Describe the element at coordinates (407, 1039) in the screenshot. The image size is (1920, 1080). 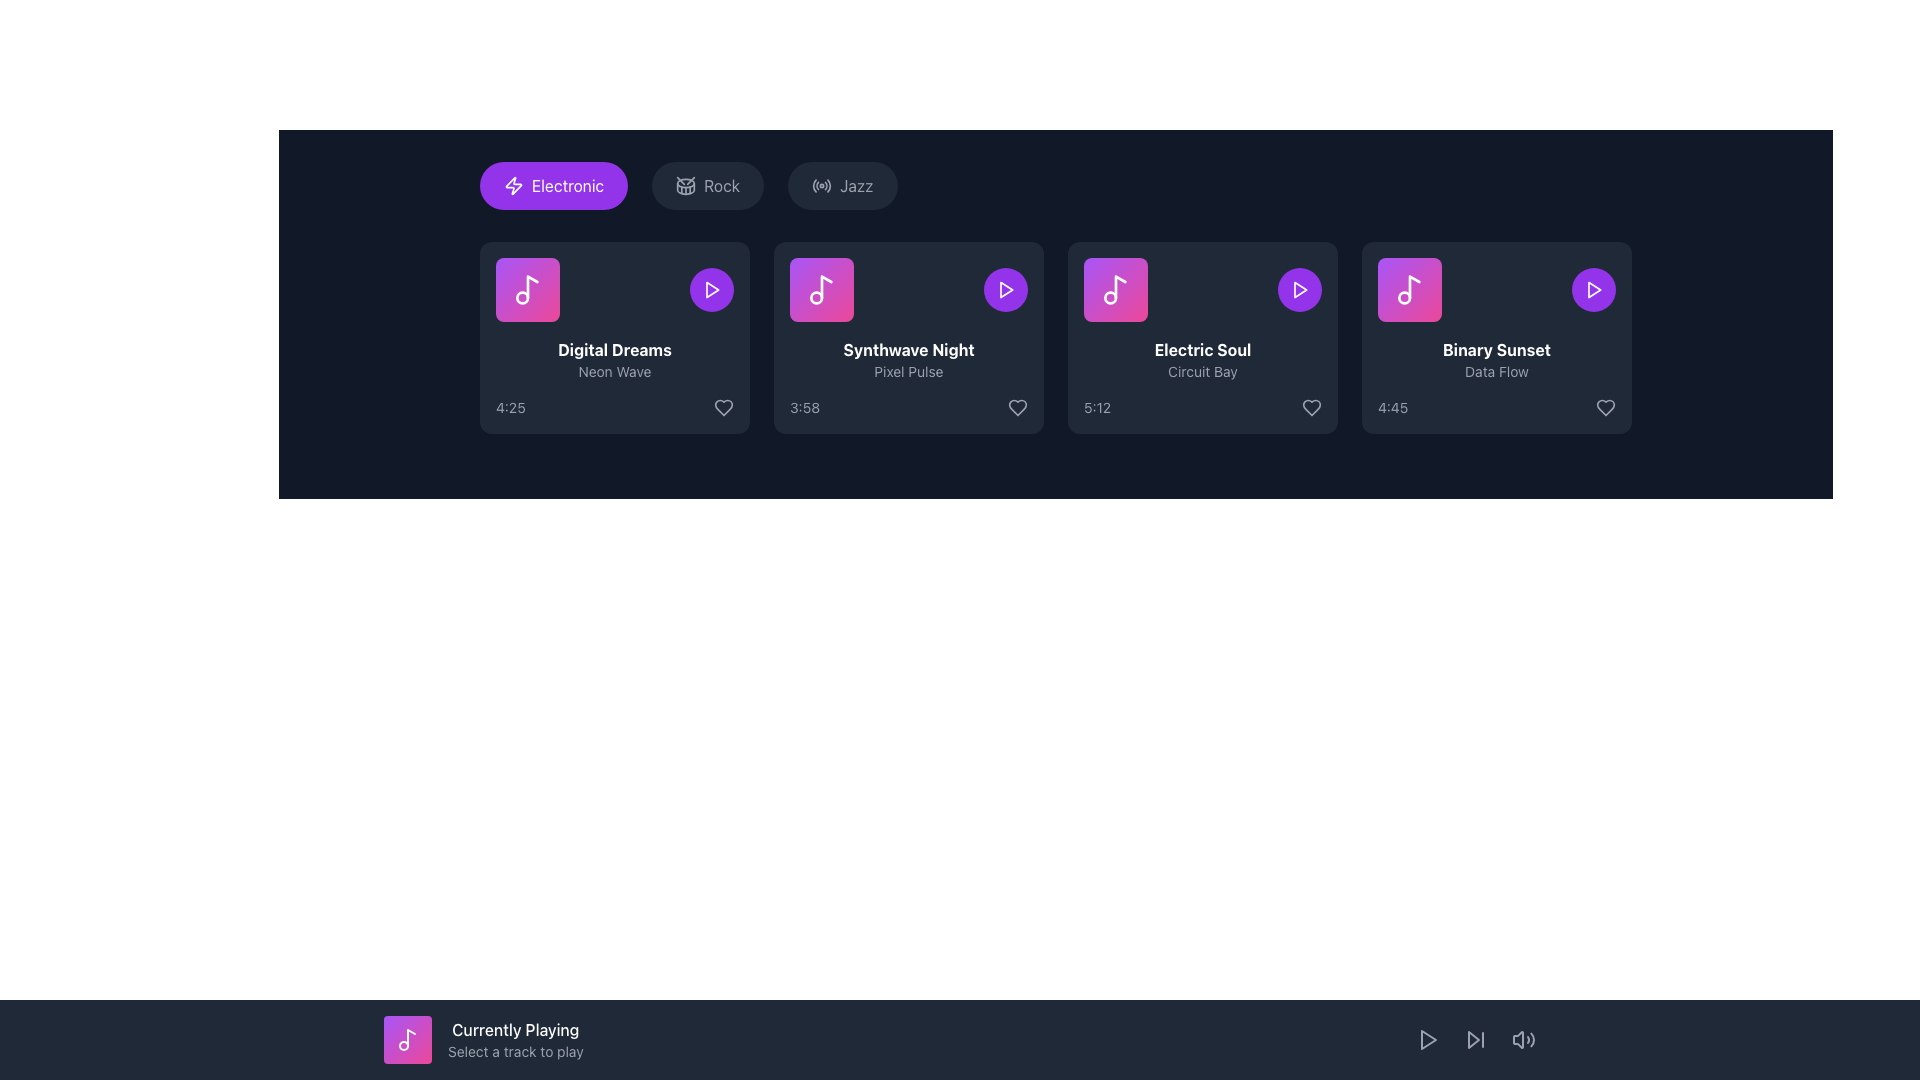
I see `the musical note icon located in the 'Currently Playing' section of the bottom progress bar, which has a clean, modern design with white lines on a transparent background` at that location.